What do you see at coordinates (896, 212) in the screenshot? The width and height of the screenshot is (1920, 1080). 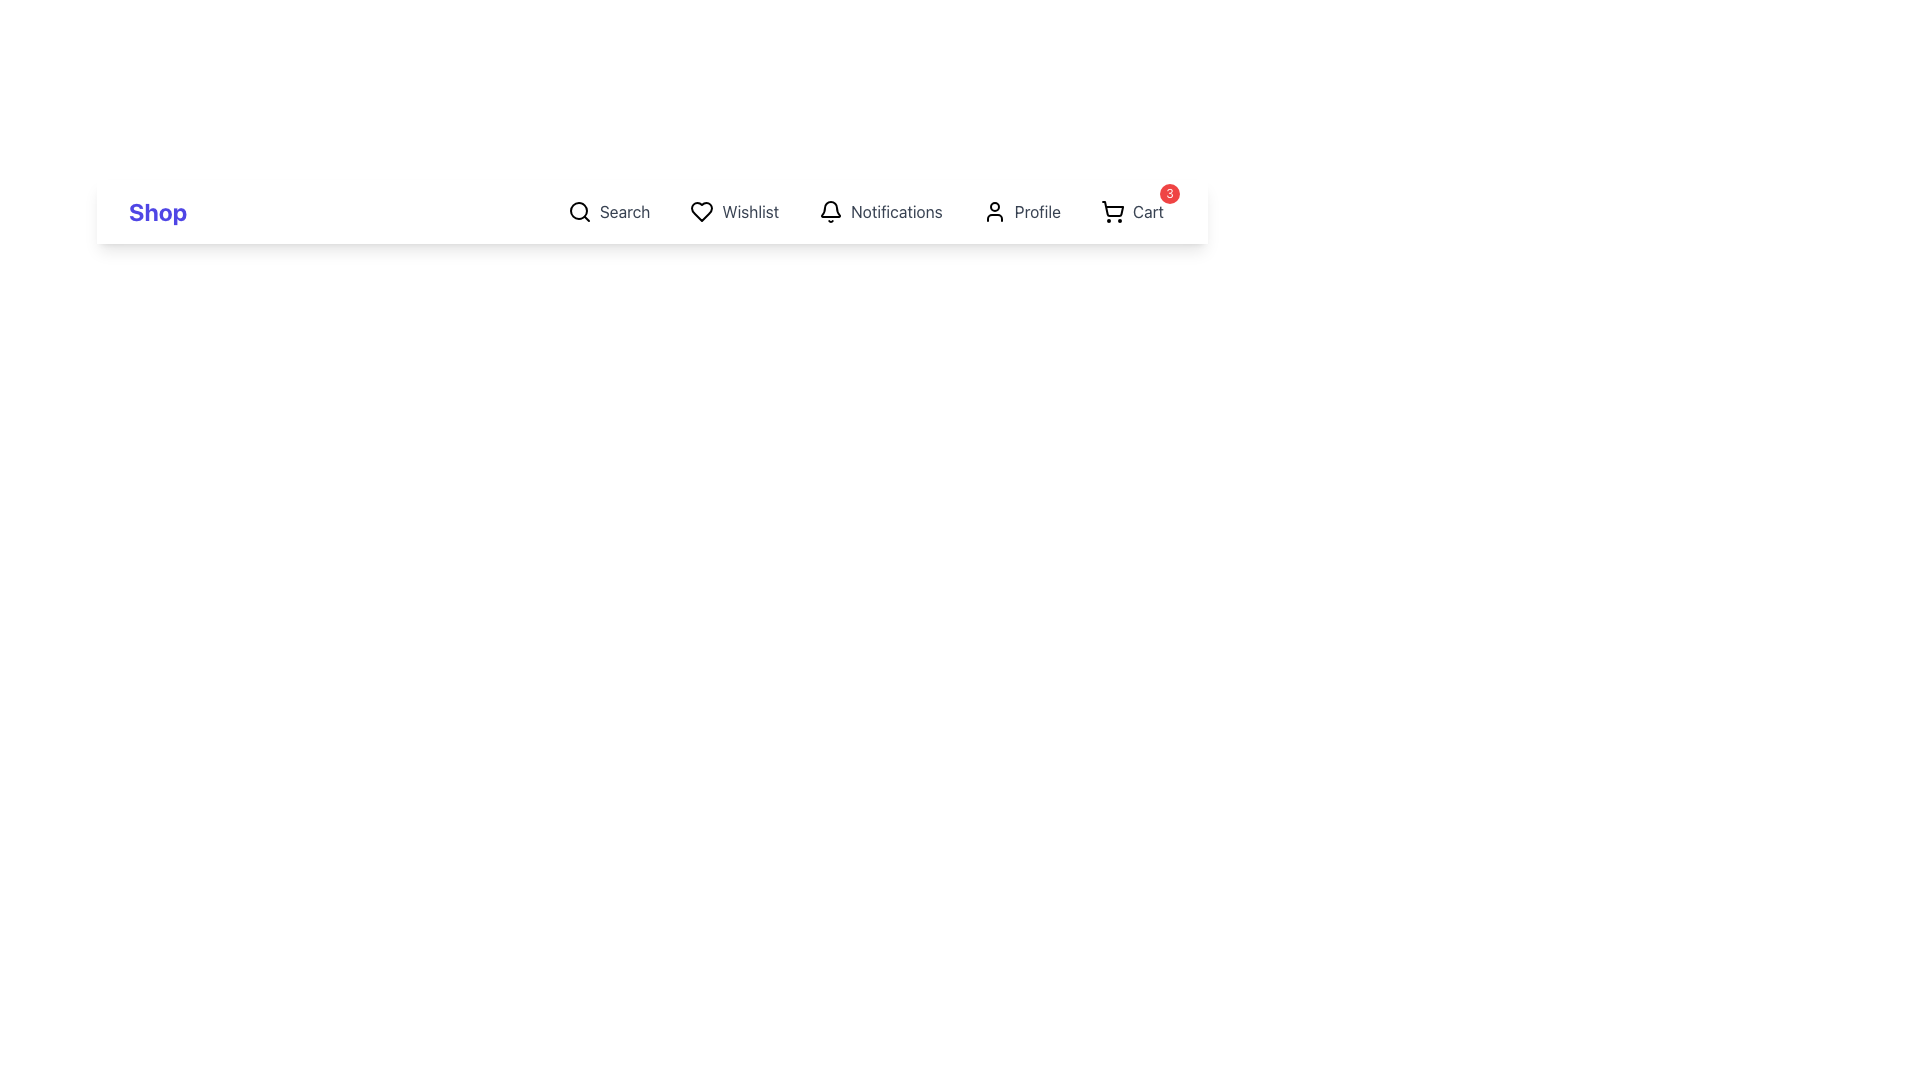 I see `the text label that provides context for the notifications feature, located to the right of the bell icon in the top navigation bar` at bounding box center [896, 212].